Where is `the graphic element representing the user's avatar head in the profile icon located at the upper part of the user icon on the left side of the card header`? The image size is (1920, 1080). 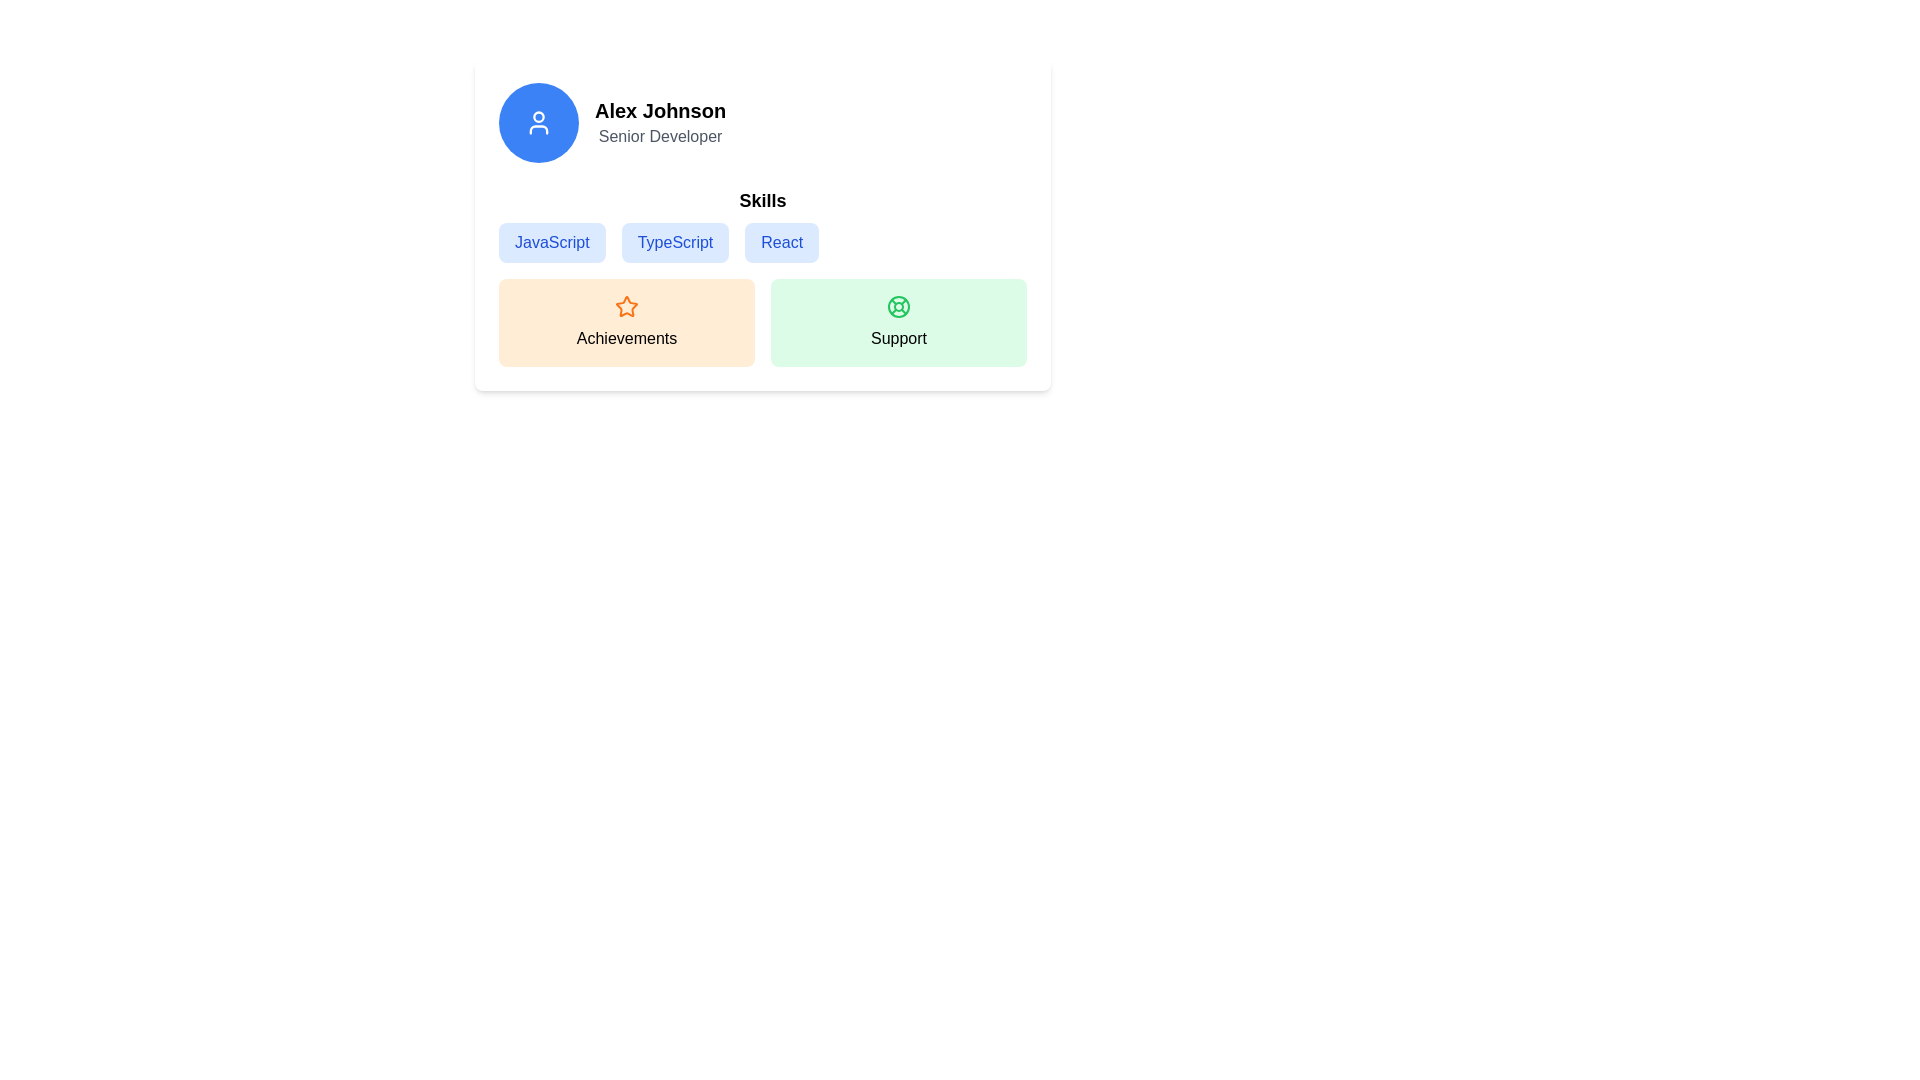 the graphic element representing the user's avatar head in the profile icon located at the upper part of the user icon on the left side of the card header is located at coordinates (538, 116).